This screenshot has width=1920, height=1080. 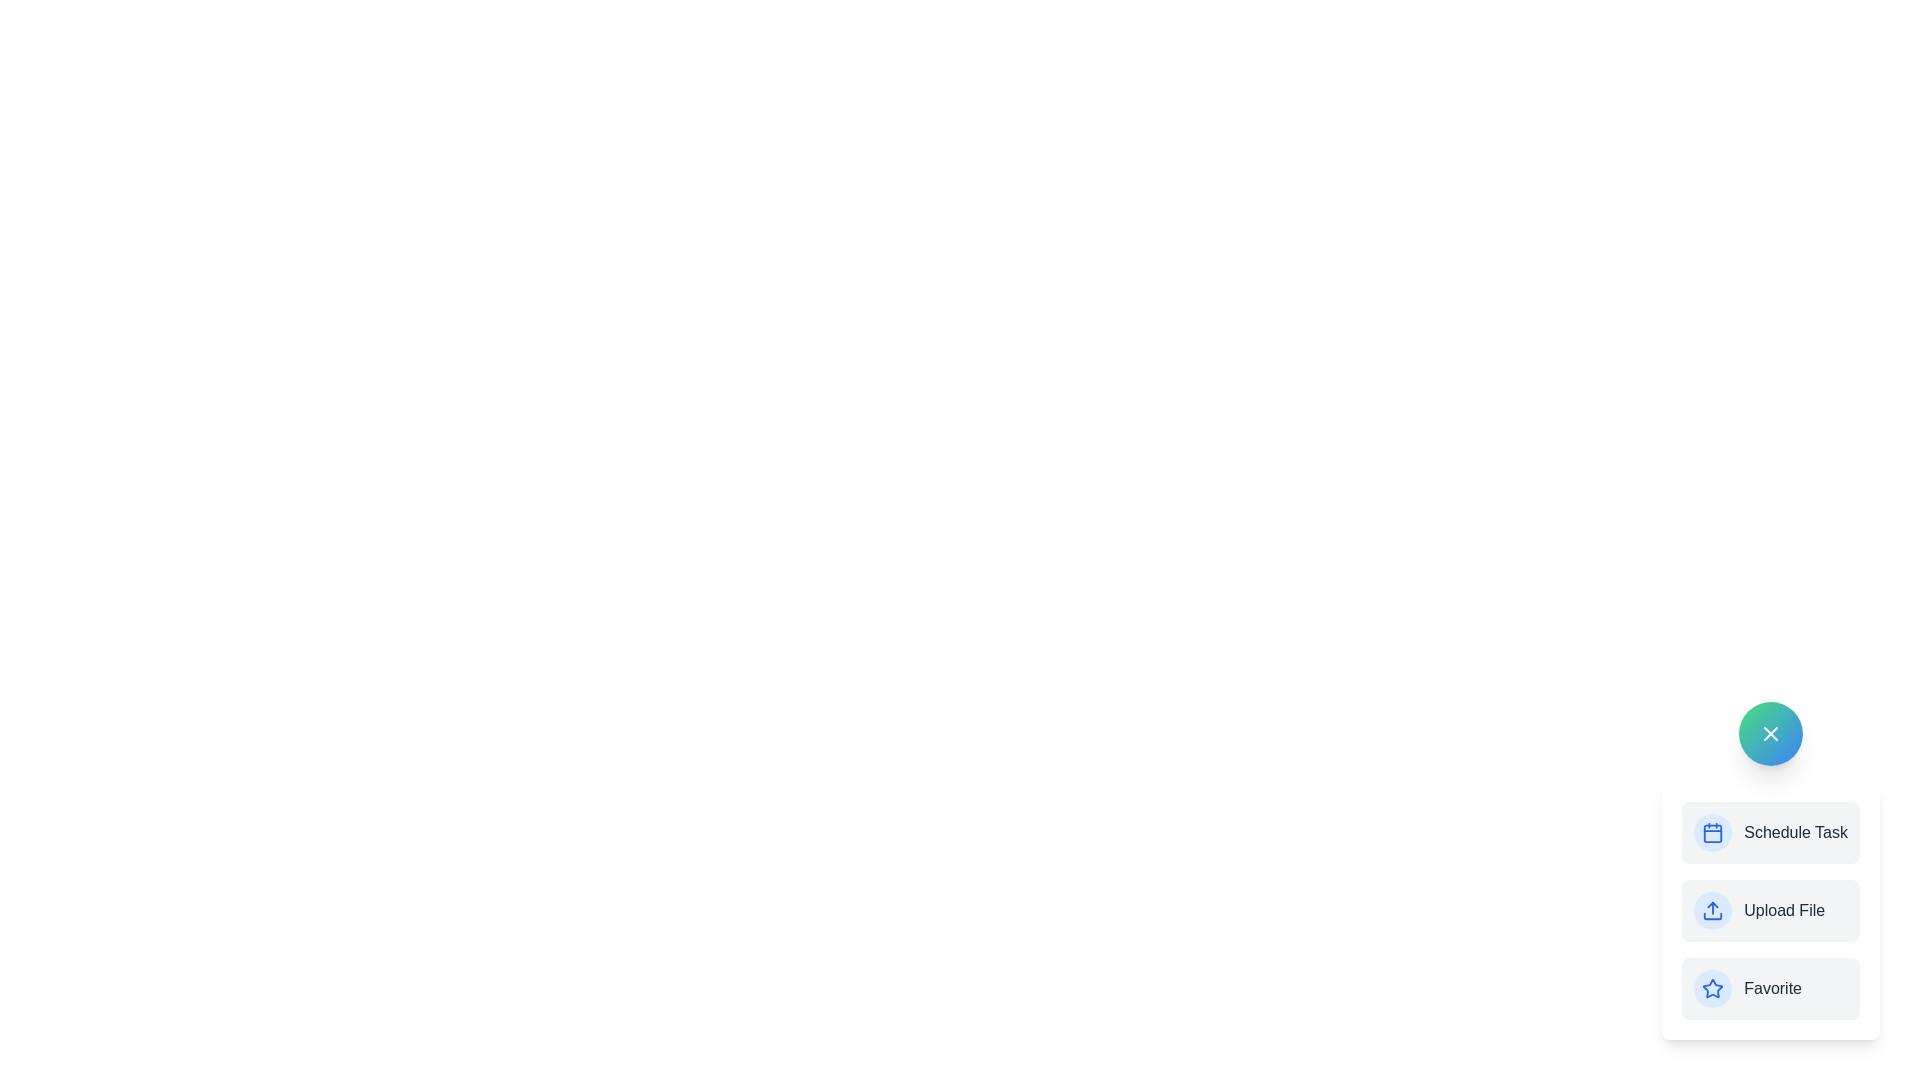 What do you see at coordinates (1771, 987) in the screenshot?
I see `the 'Favorite' button to mark it as a favorite` at bounding box center [1771, 987].